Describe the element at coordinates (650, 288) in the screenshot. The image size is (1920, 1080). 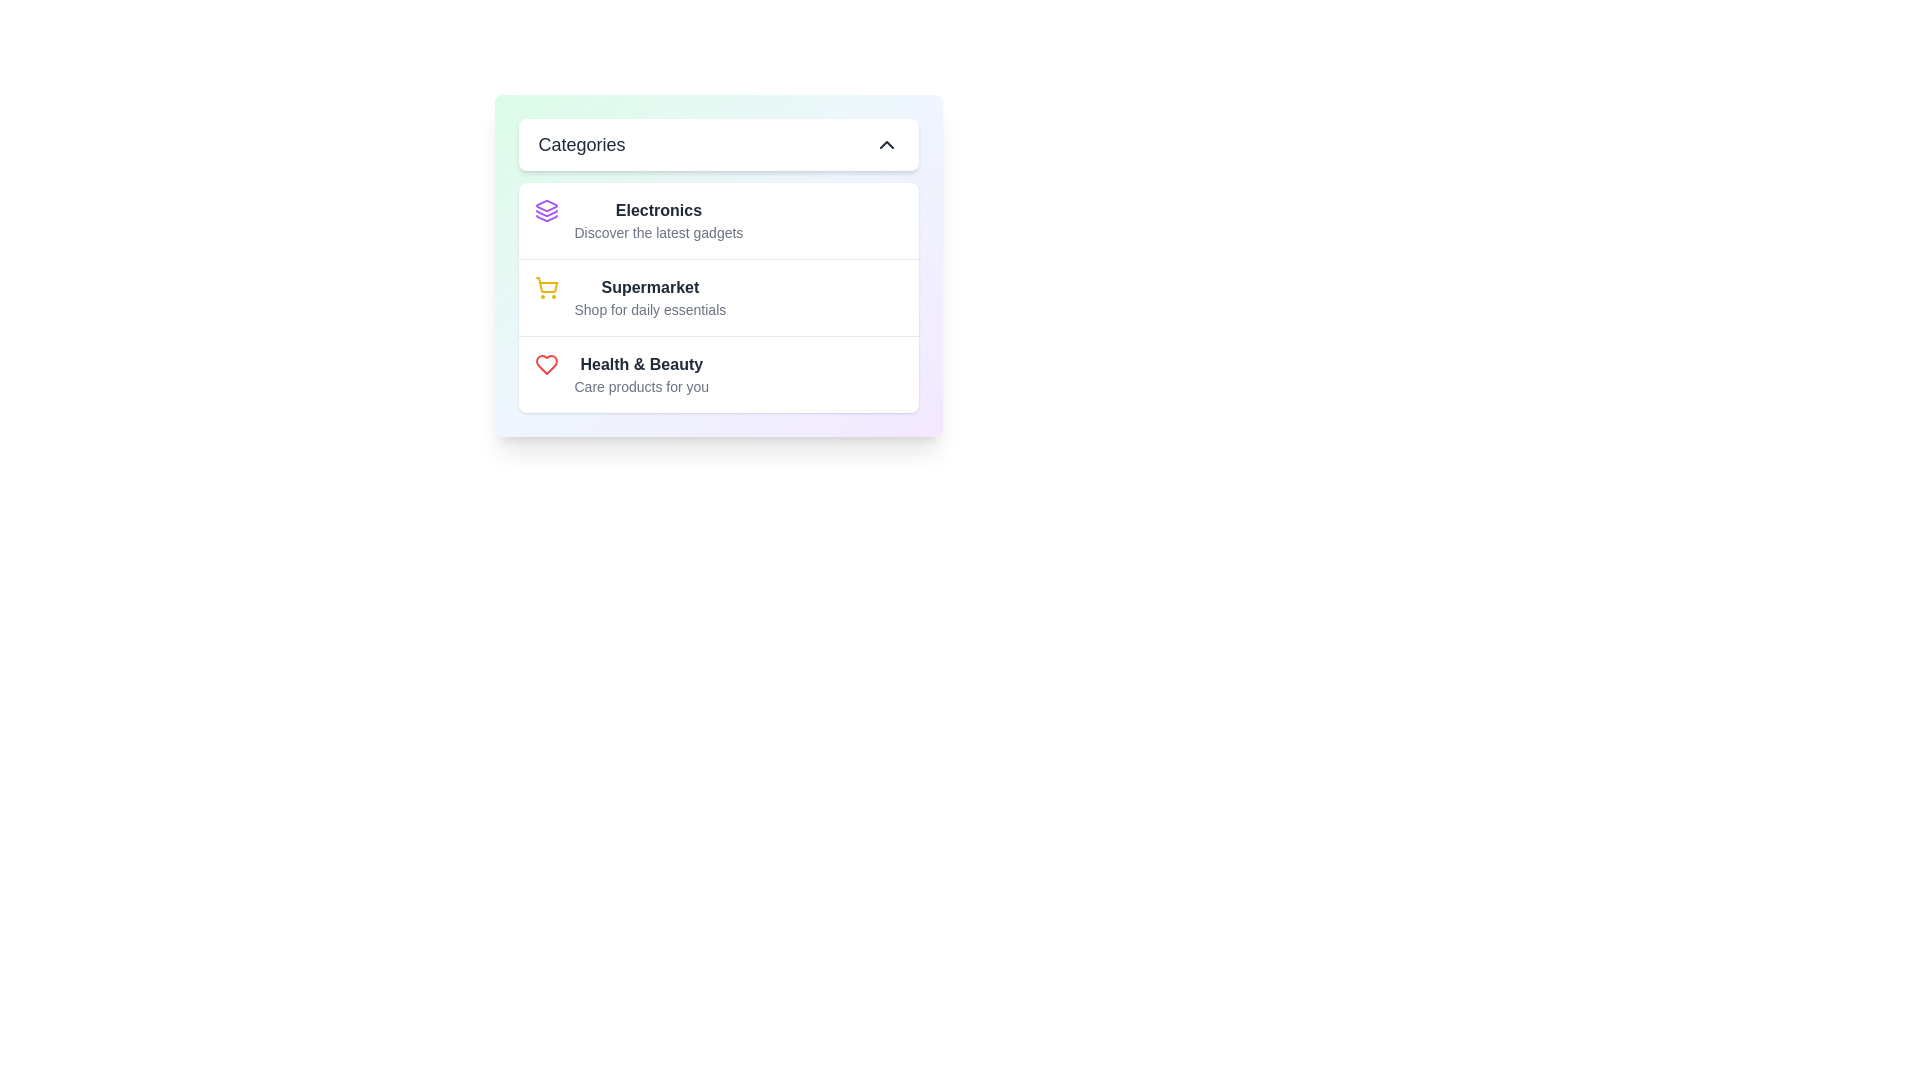
I see `the 'Supermarket' text label, which is the first line in a category section with a shopping cart icon` at that location.